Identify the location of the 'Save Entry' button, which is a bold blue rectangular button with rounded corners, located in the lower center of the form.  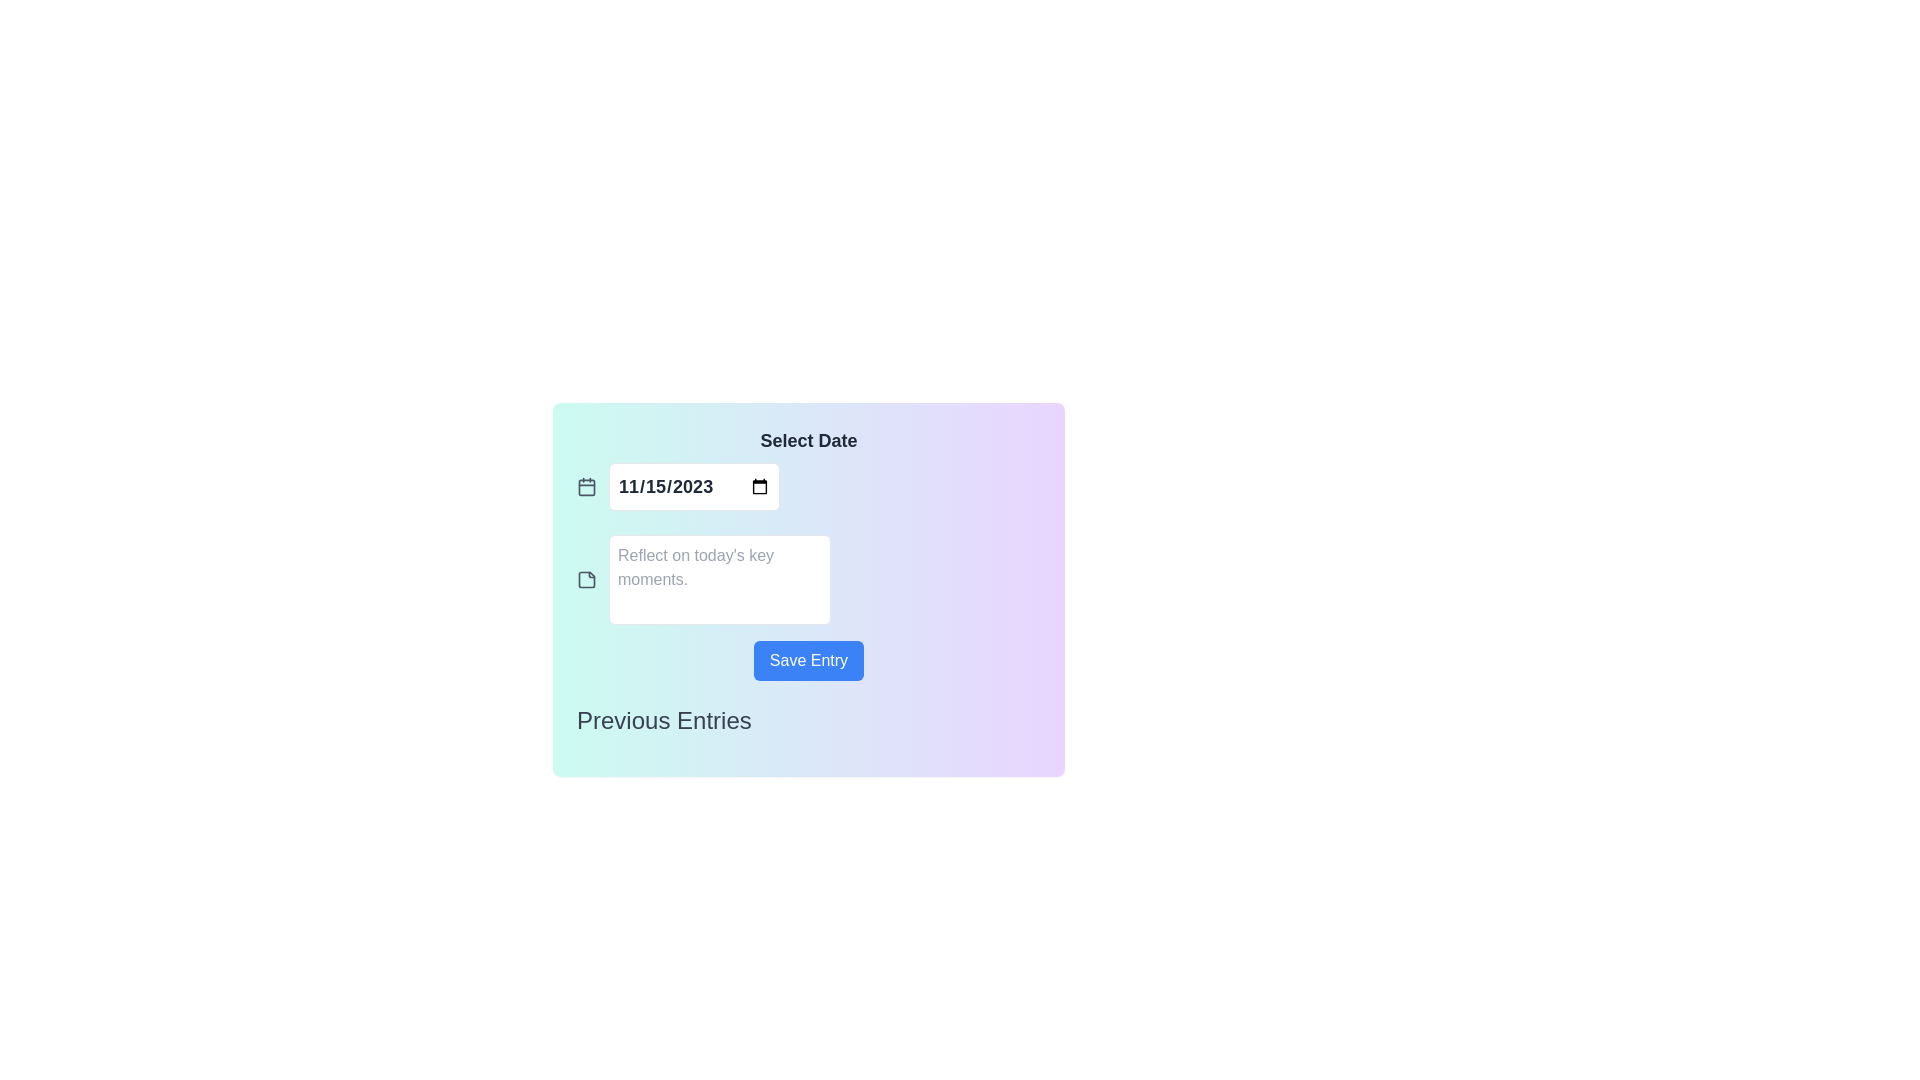
(808, 660).